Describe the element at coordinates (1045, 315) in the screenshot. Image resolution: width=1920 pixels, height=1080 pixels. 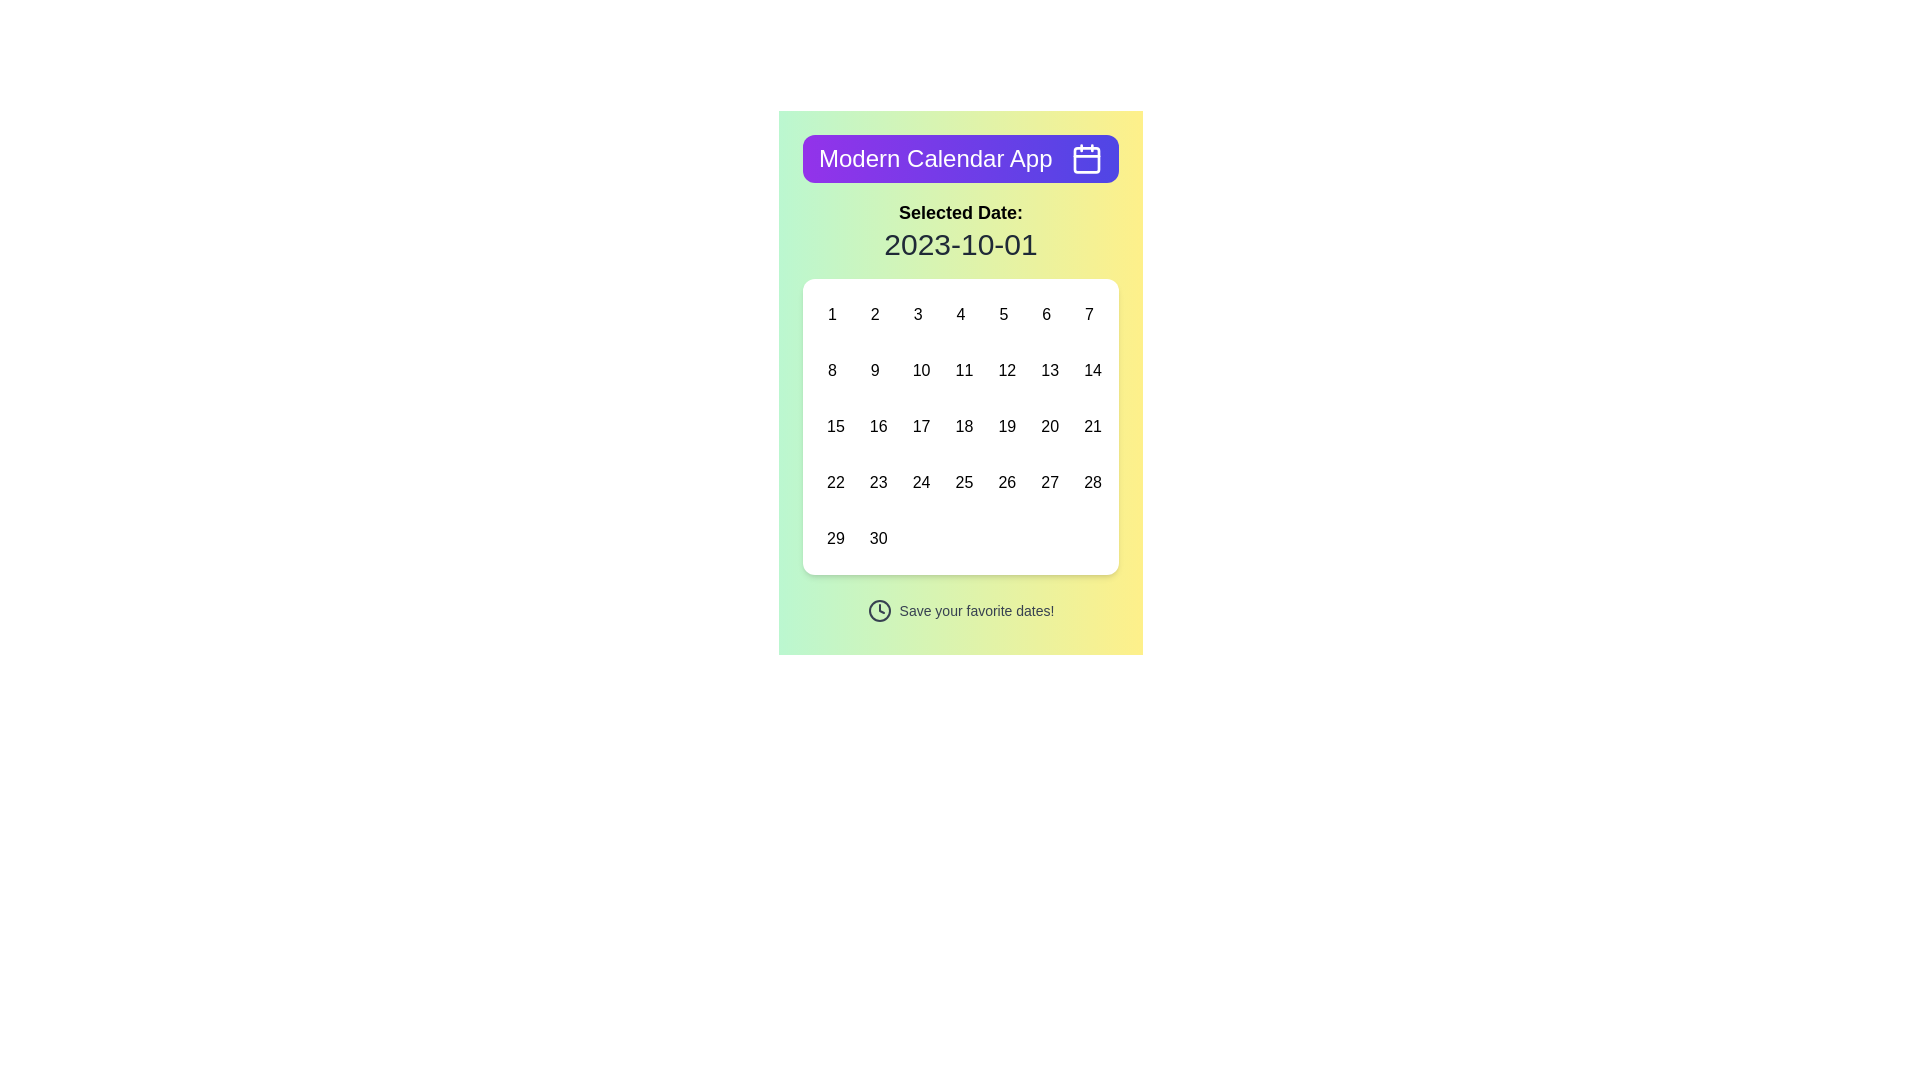
I see `the button displaying the number '6'` at that location.